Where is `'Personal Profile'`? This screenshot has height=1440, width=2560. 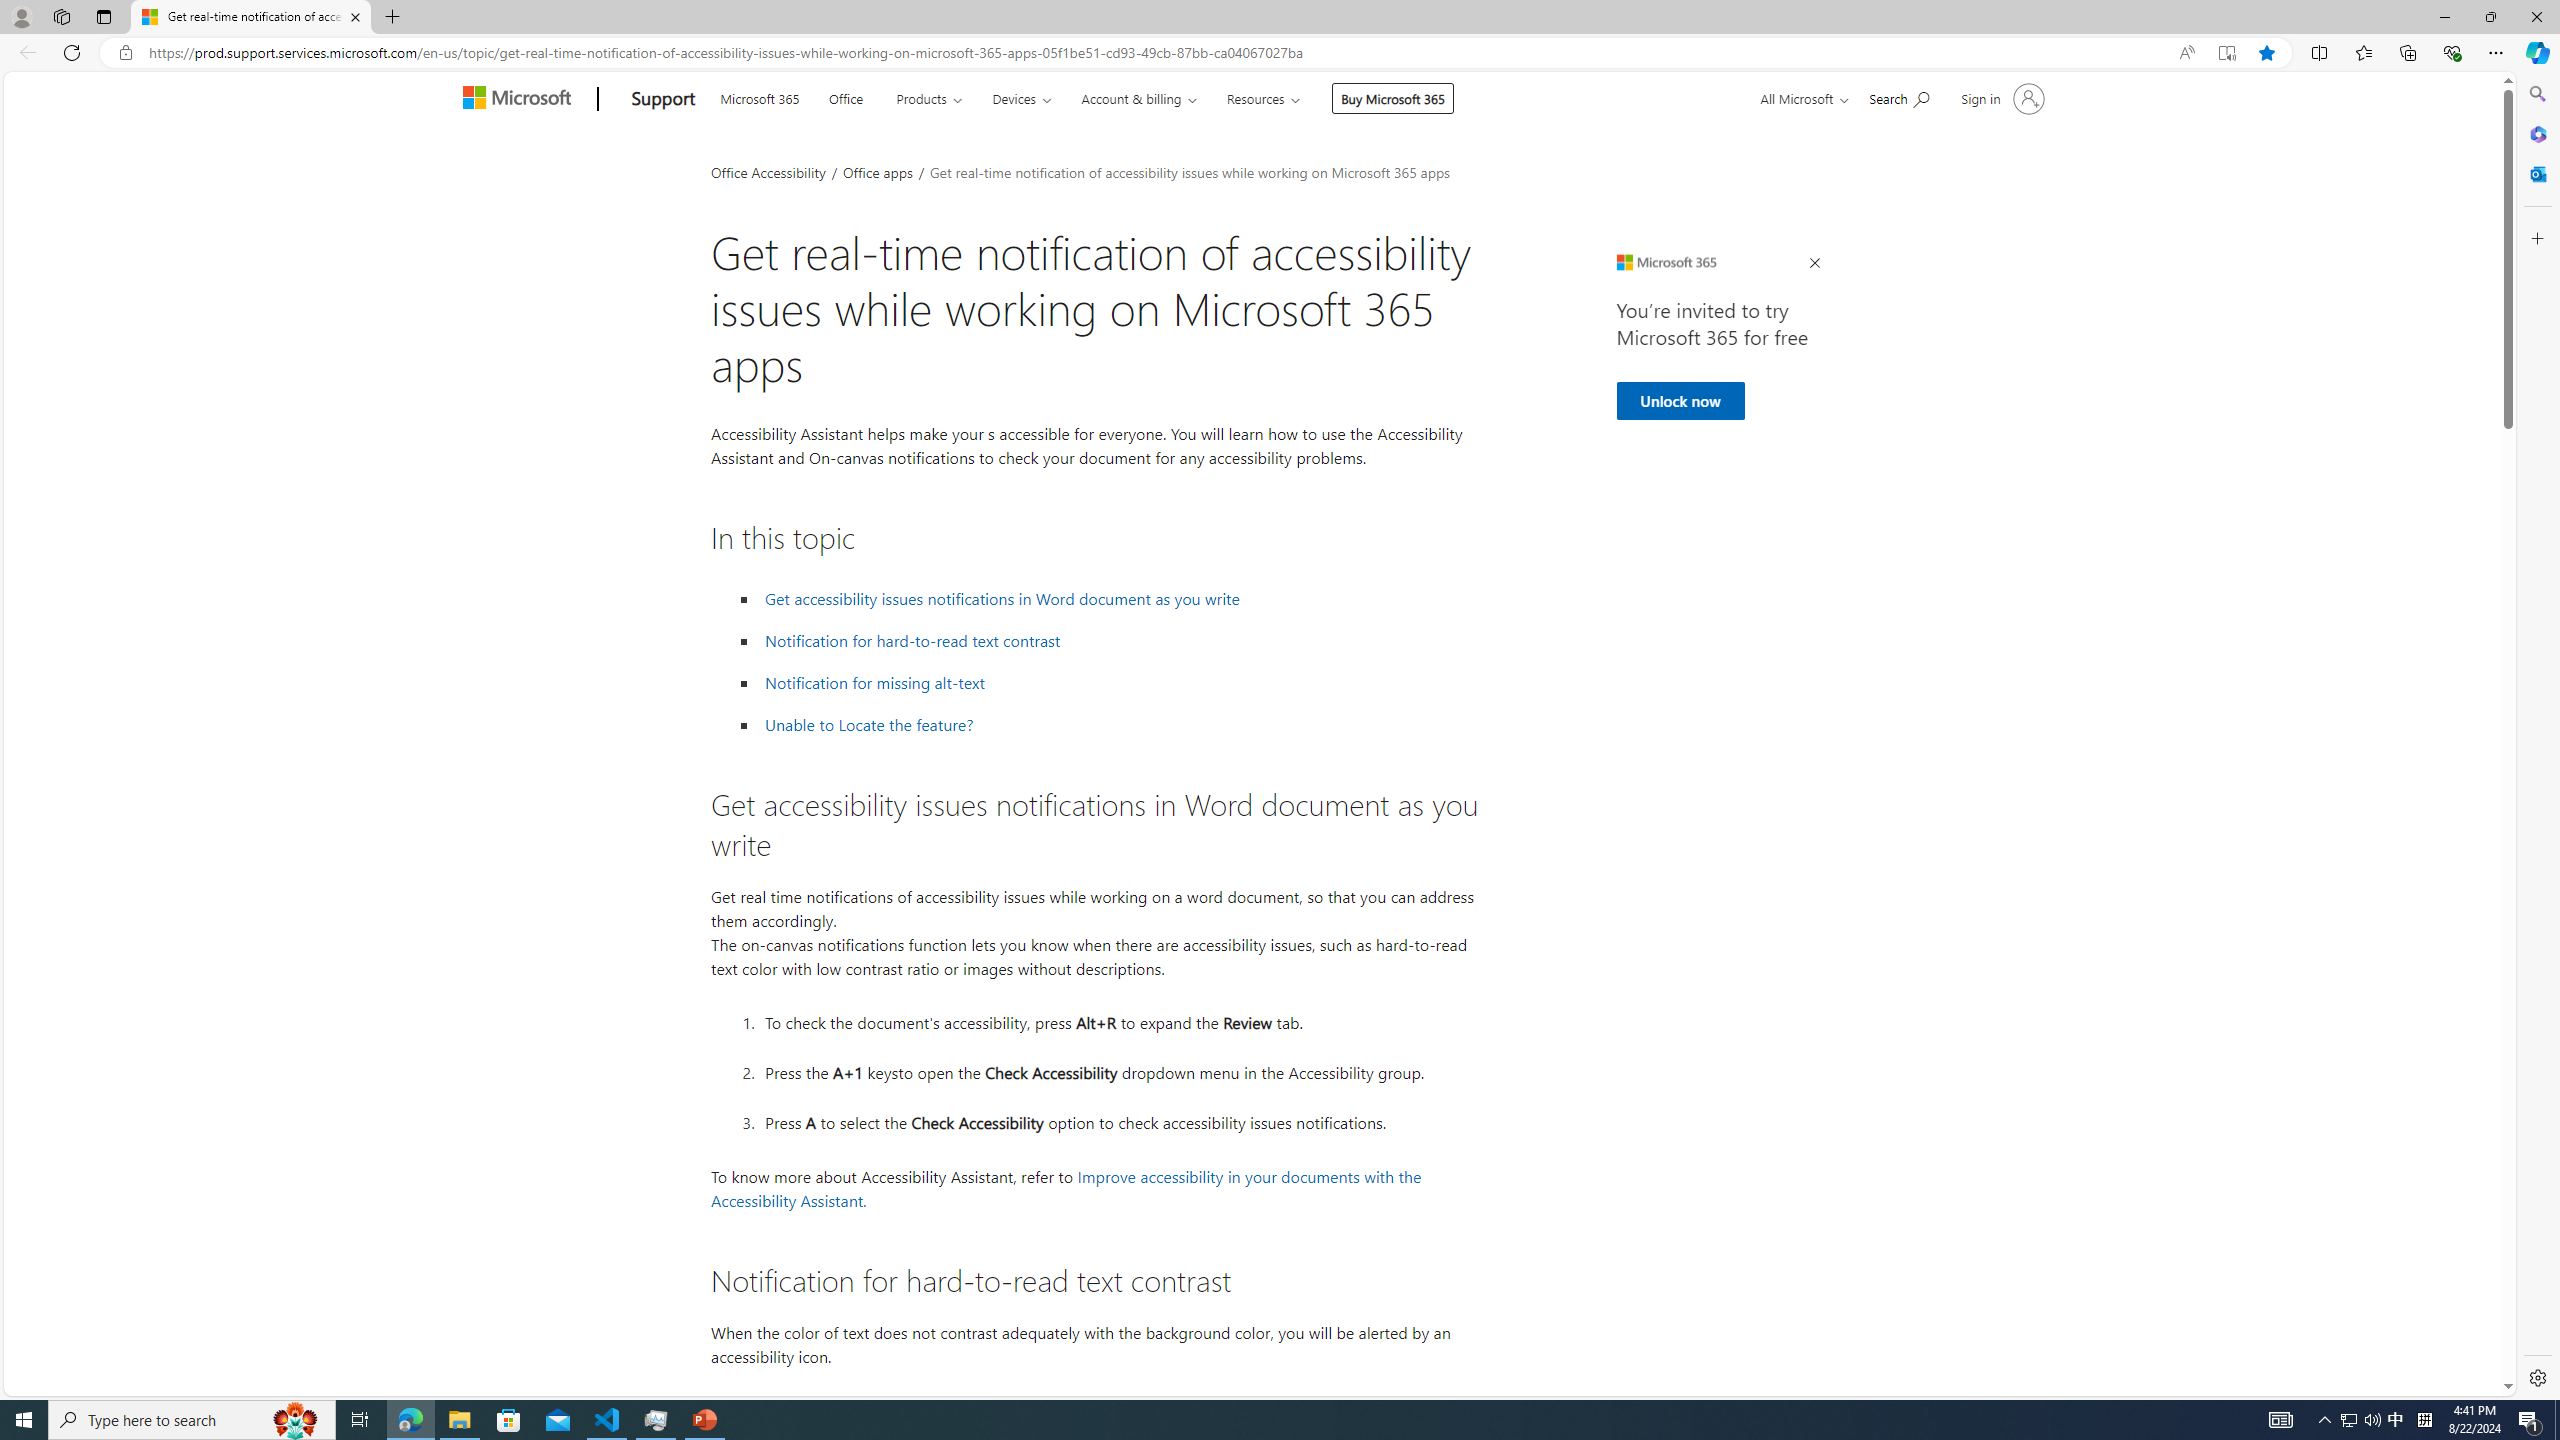
'Personal Profile' is located at coordinates (20, 16).